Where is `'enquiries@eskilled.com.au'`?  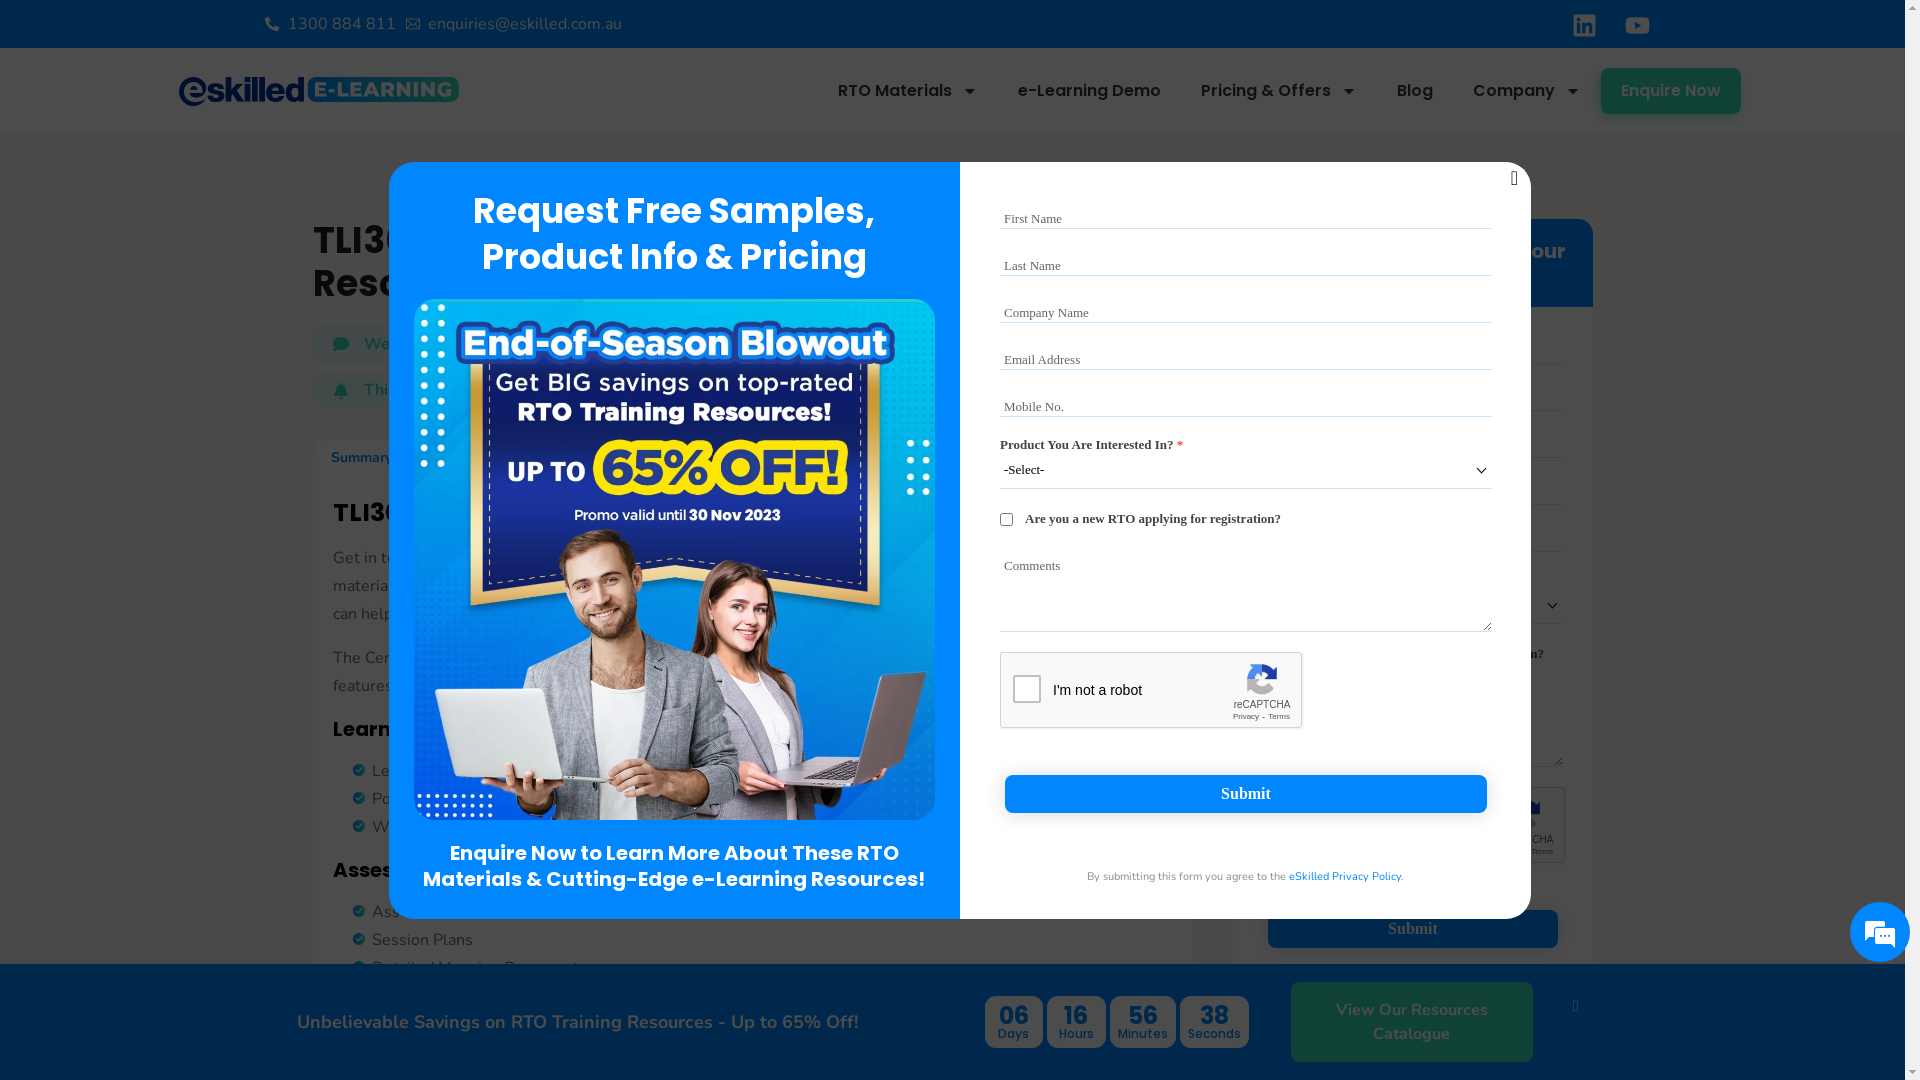
'enquiries@eskilled.com.au' is located at coordinates (514, 23).